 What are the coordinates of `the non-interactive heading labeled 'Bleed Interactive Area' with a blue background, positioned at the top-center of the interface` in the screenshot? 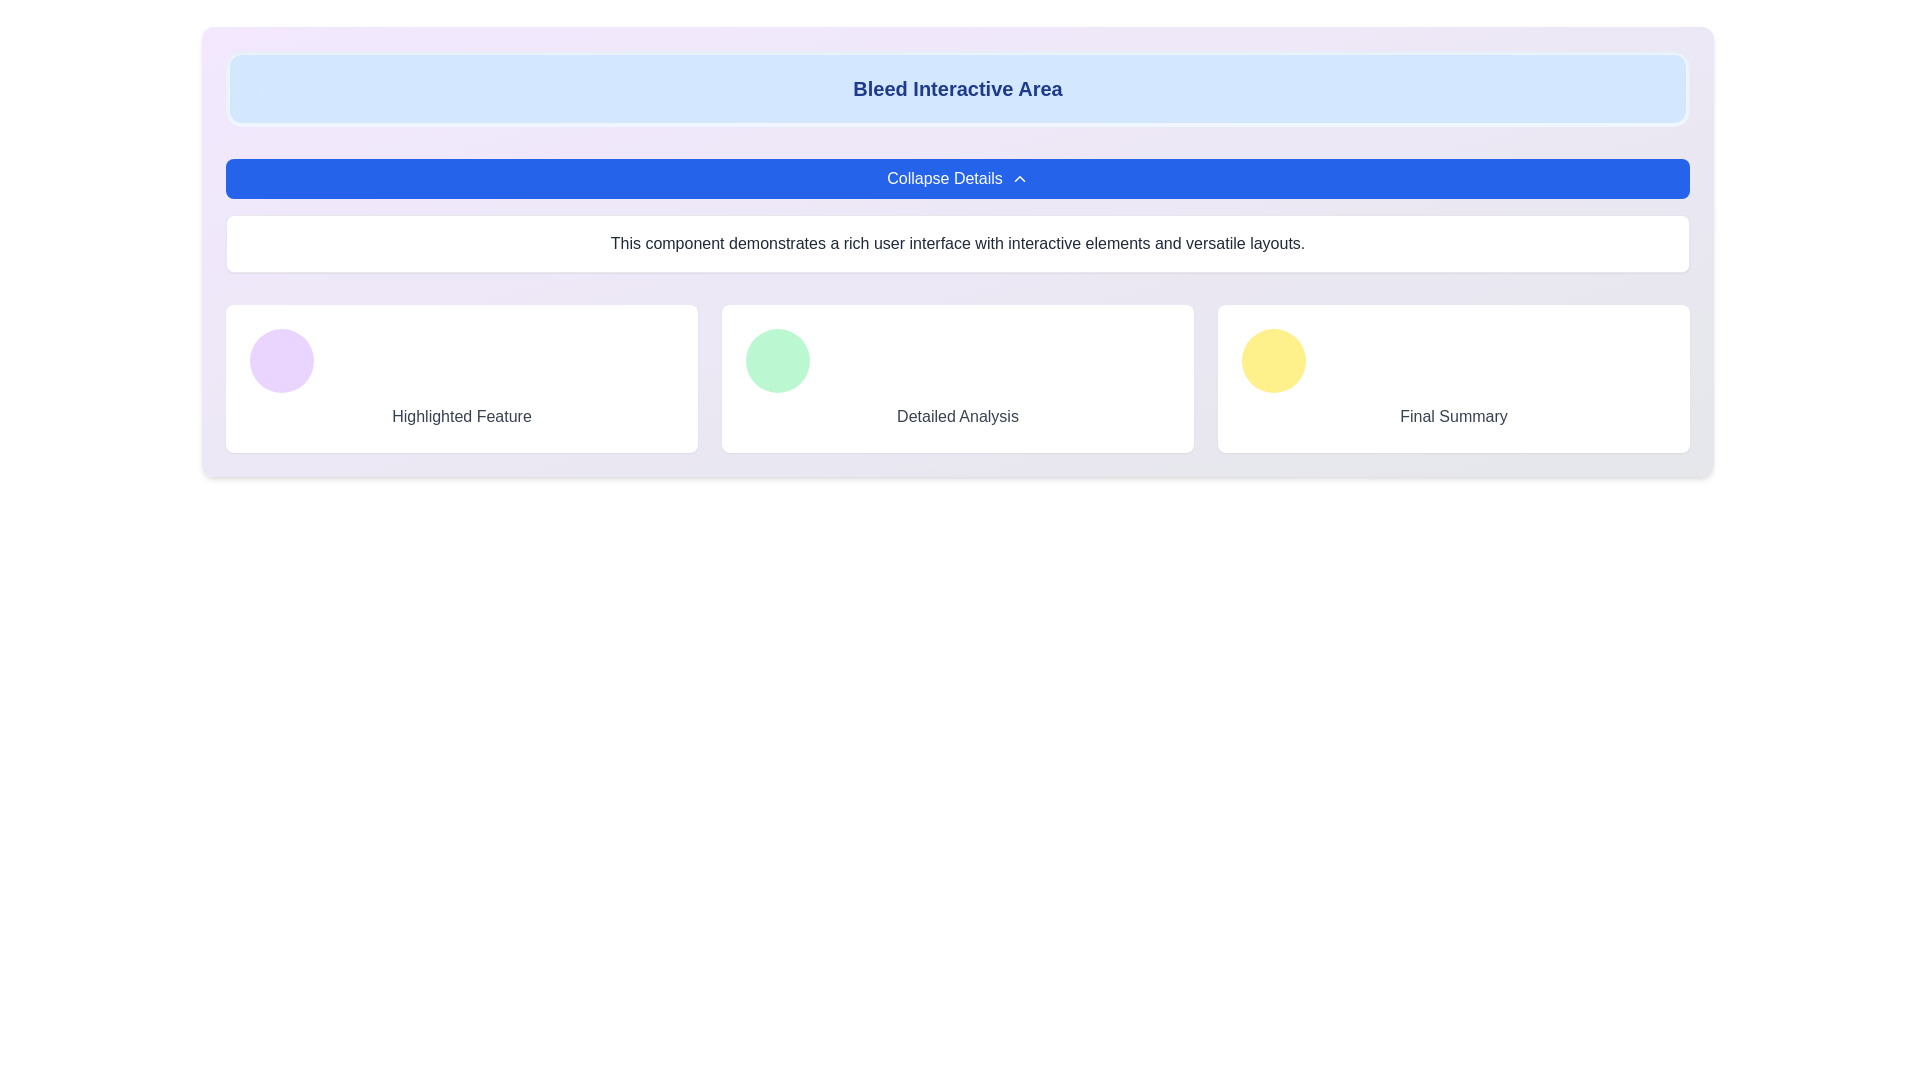 It's located at (957, 87).